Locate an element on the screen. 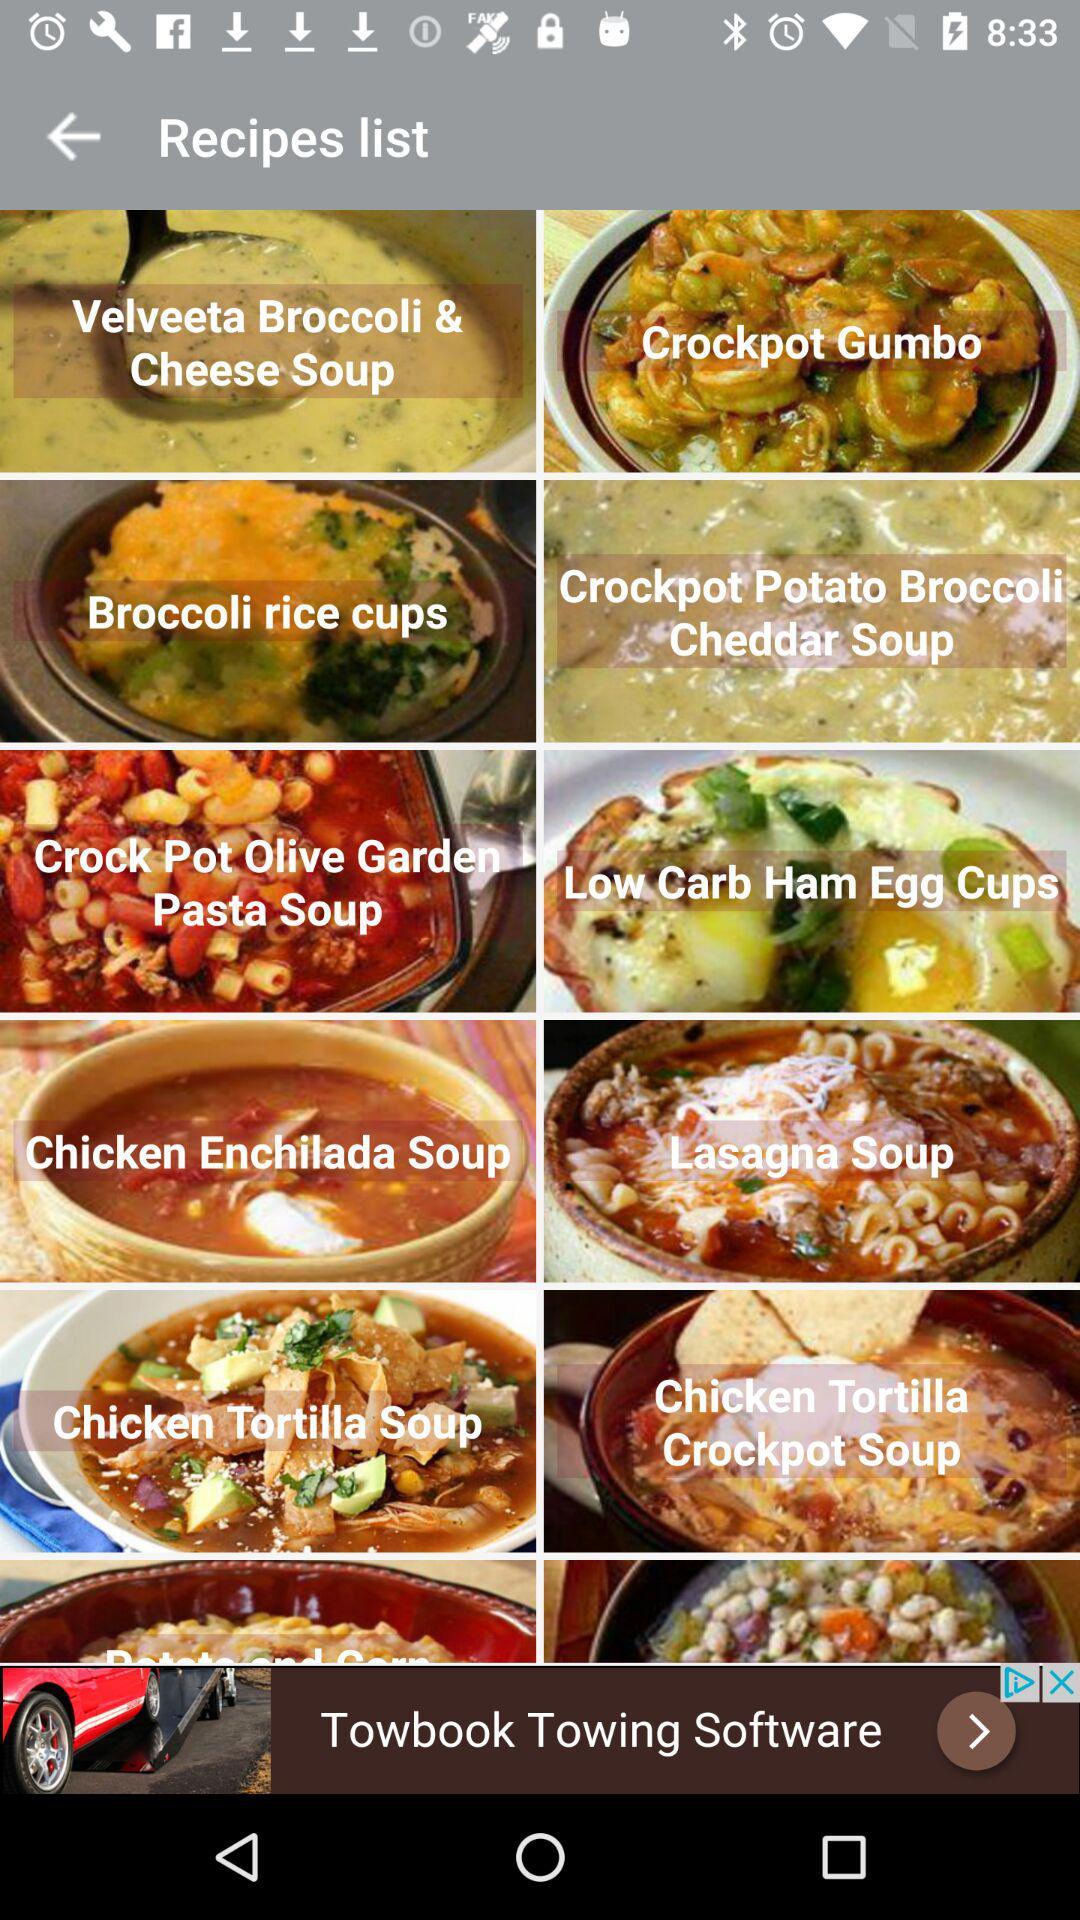  go back is located at coordinates (72, 135).